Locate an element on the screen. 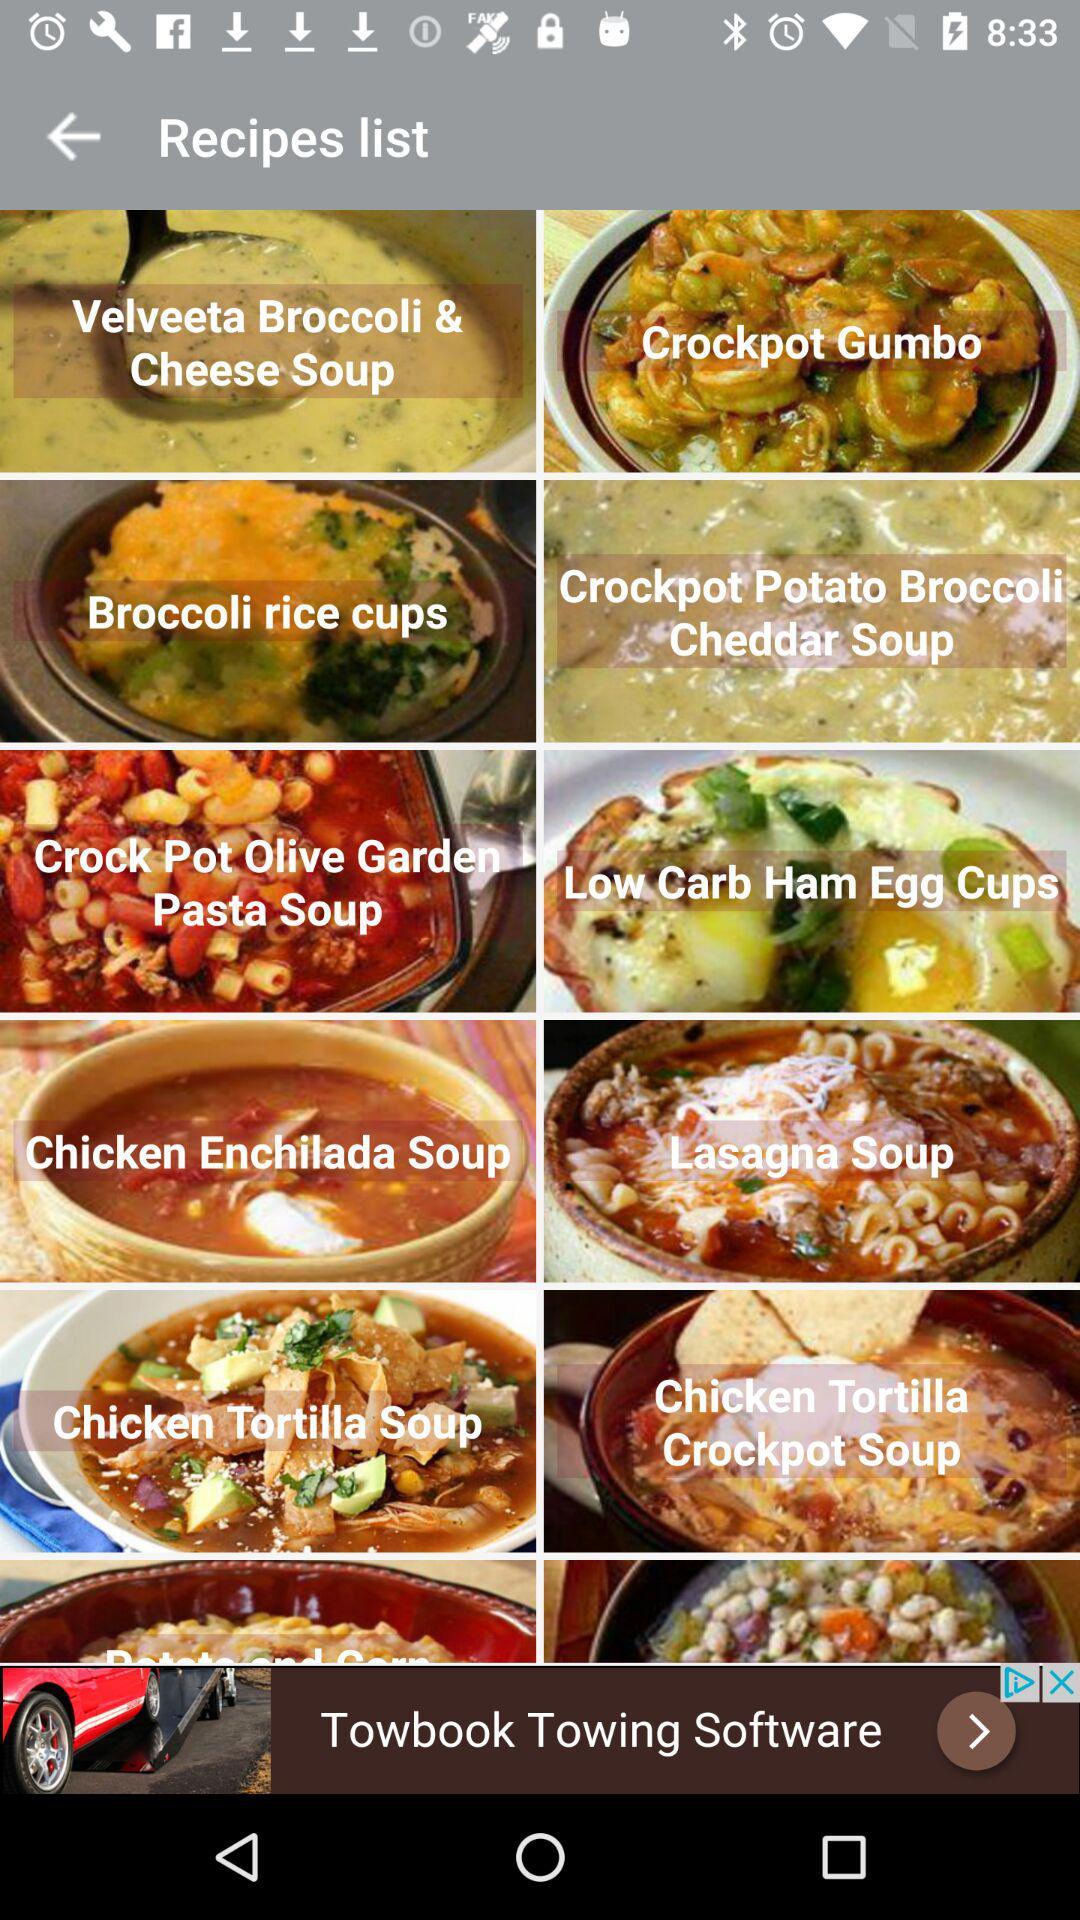  go back is located at coordinates (72, 135).